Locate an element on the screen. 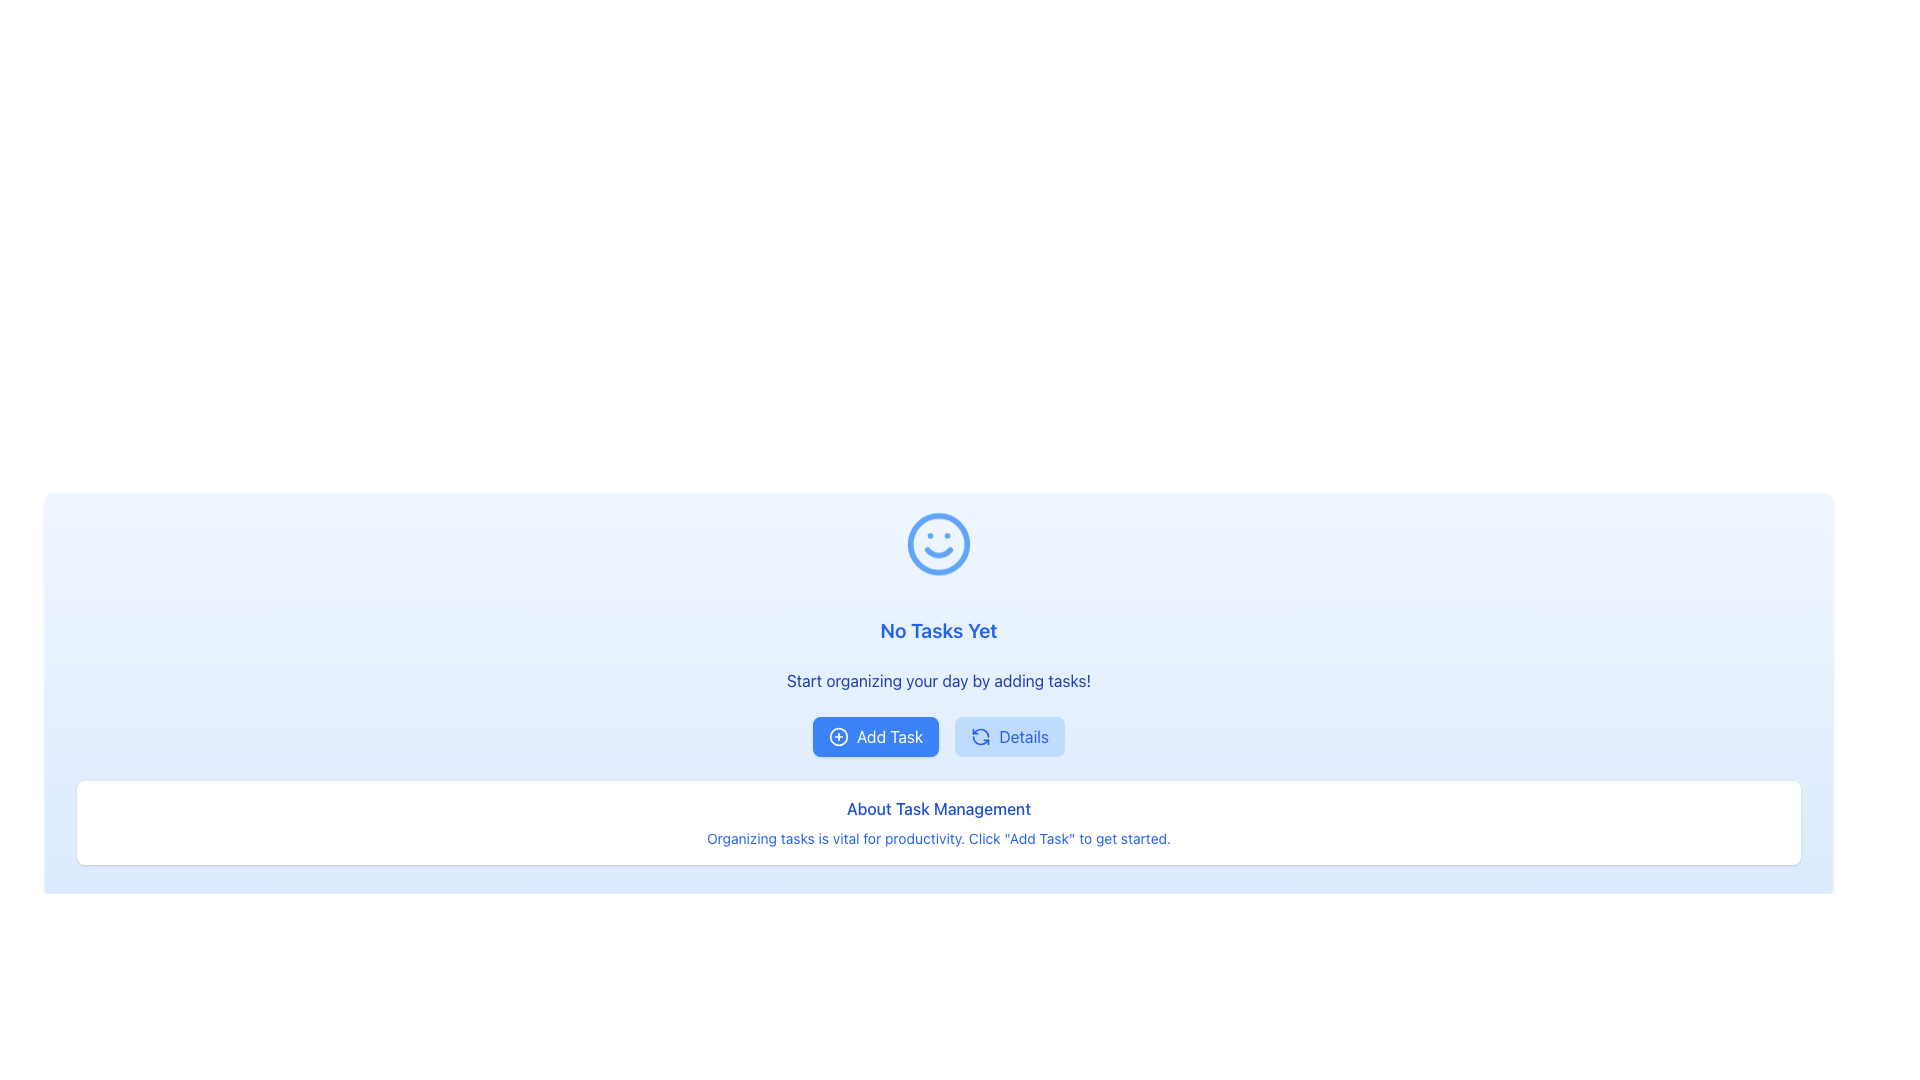 The height and width of the screenshot is (1080, 1920). the blue text paragraph that states 'Organizing tasks is vital for productivity. Click "Add Task" to get started.' located below the 'About Task Management' heading is located at coordinates (938, 839).